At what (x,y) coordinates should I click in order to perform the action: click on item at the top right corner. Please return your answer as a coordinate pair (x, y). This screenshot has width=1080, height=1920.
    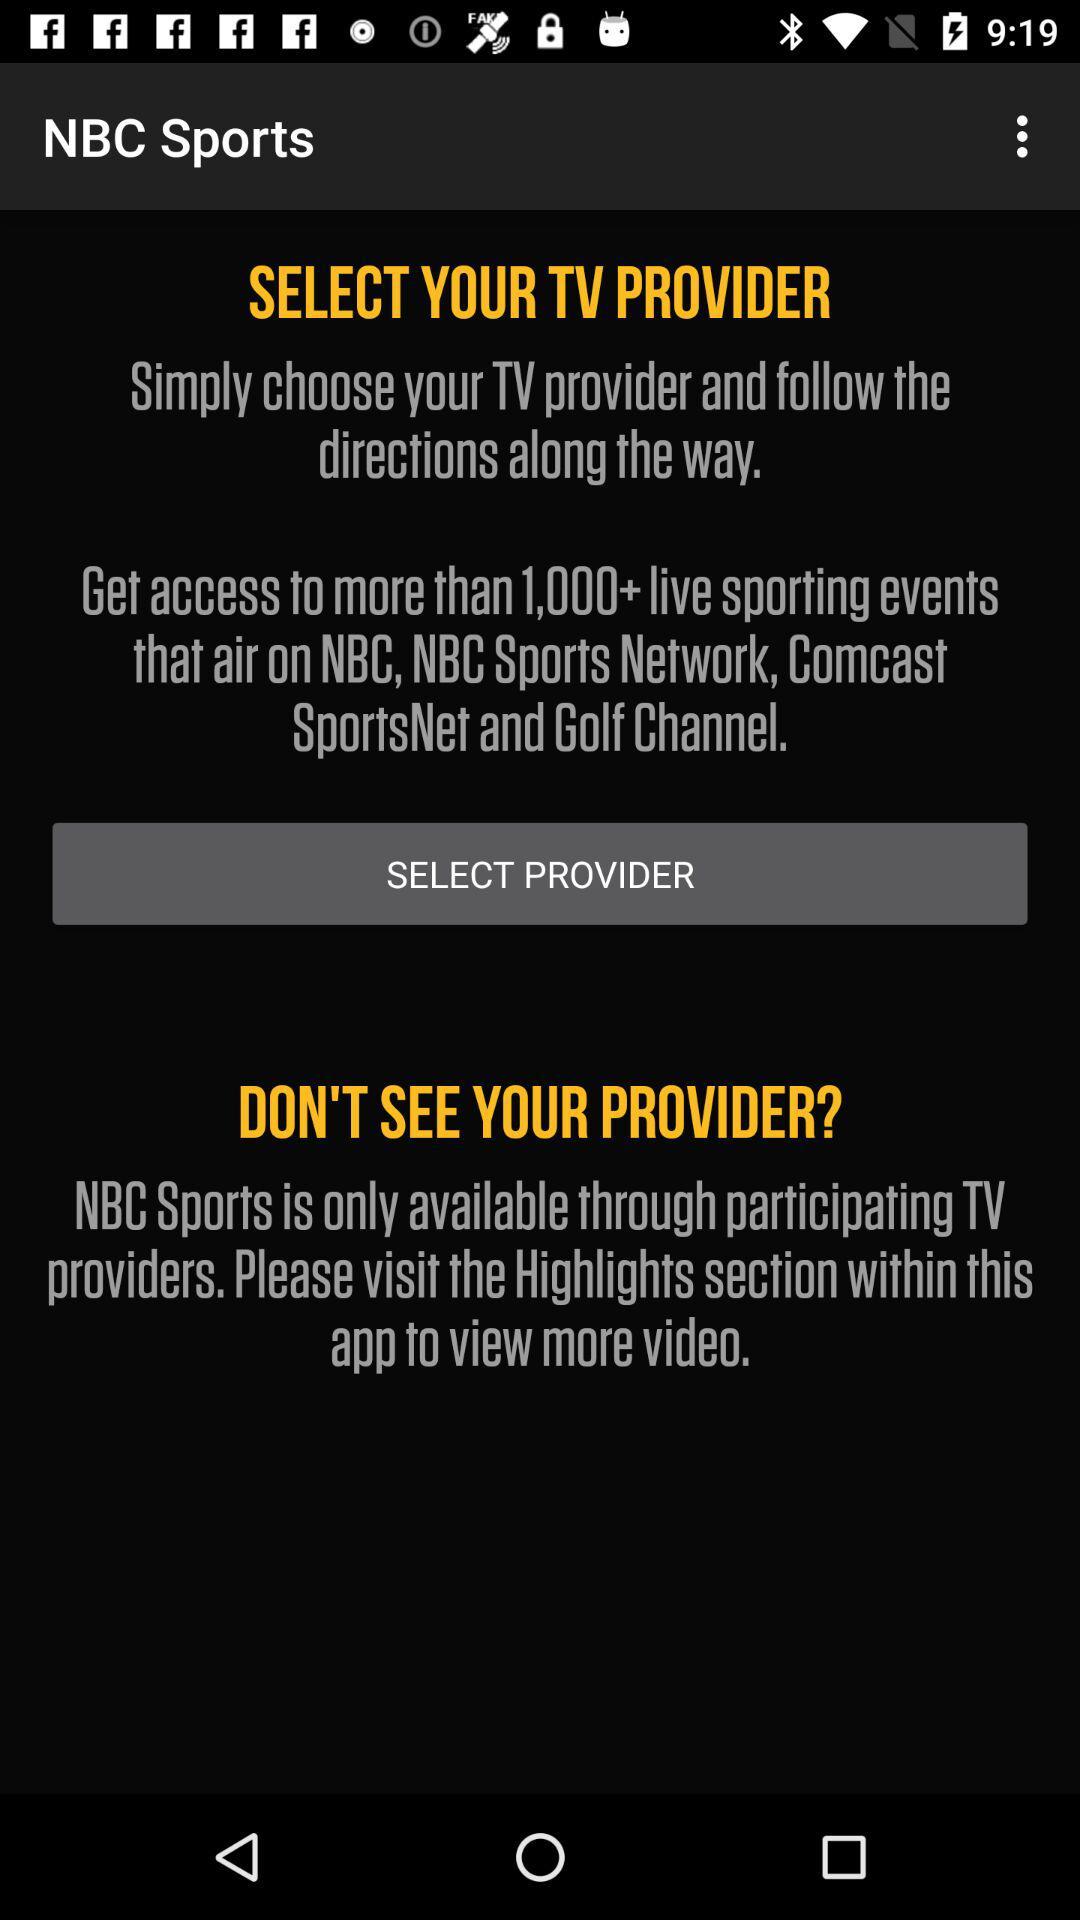
    Looking at the image, I should click on (1027, 135).